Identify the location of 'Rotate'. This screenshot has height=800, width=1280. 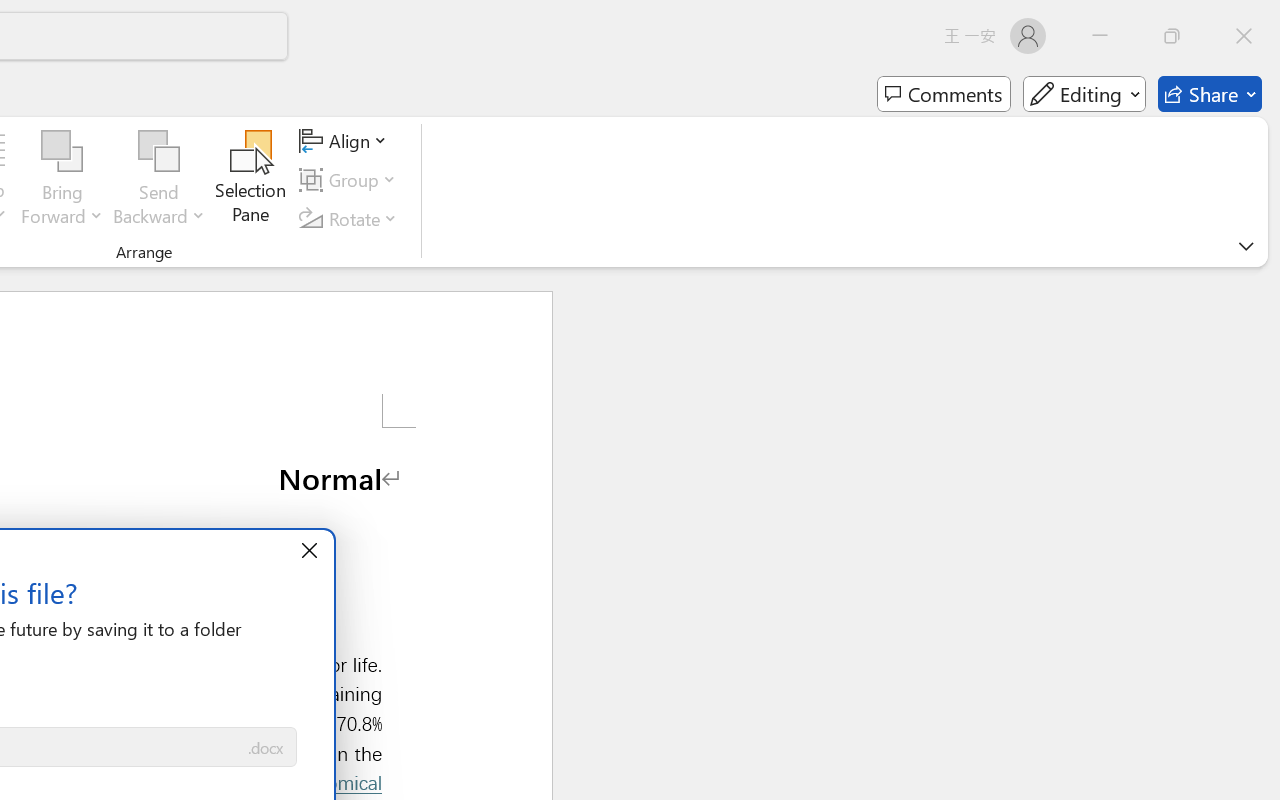
(351, 218).